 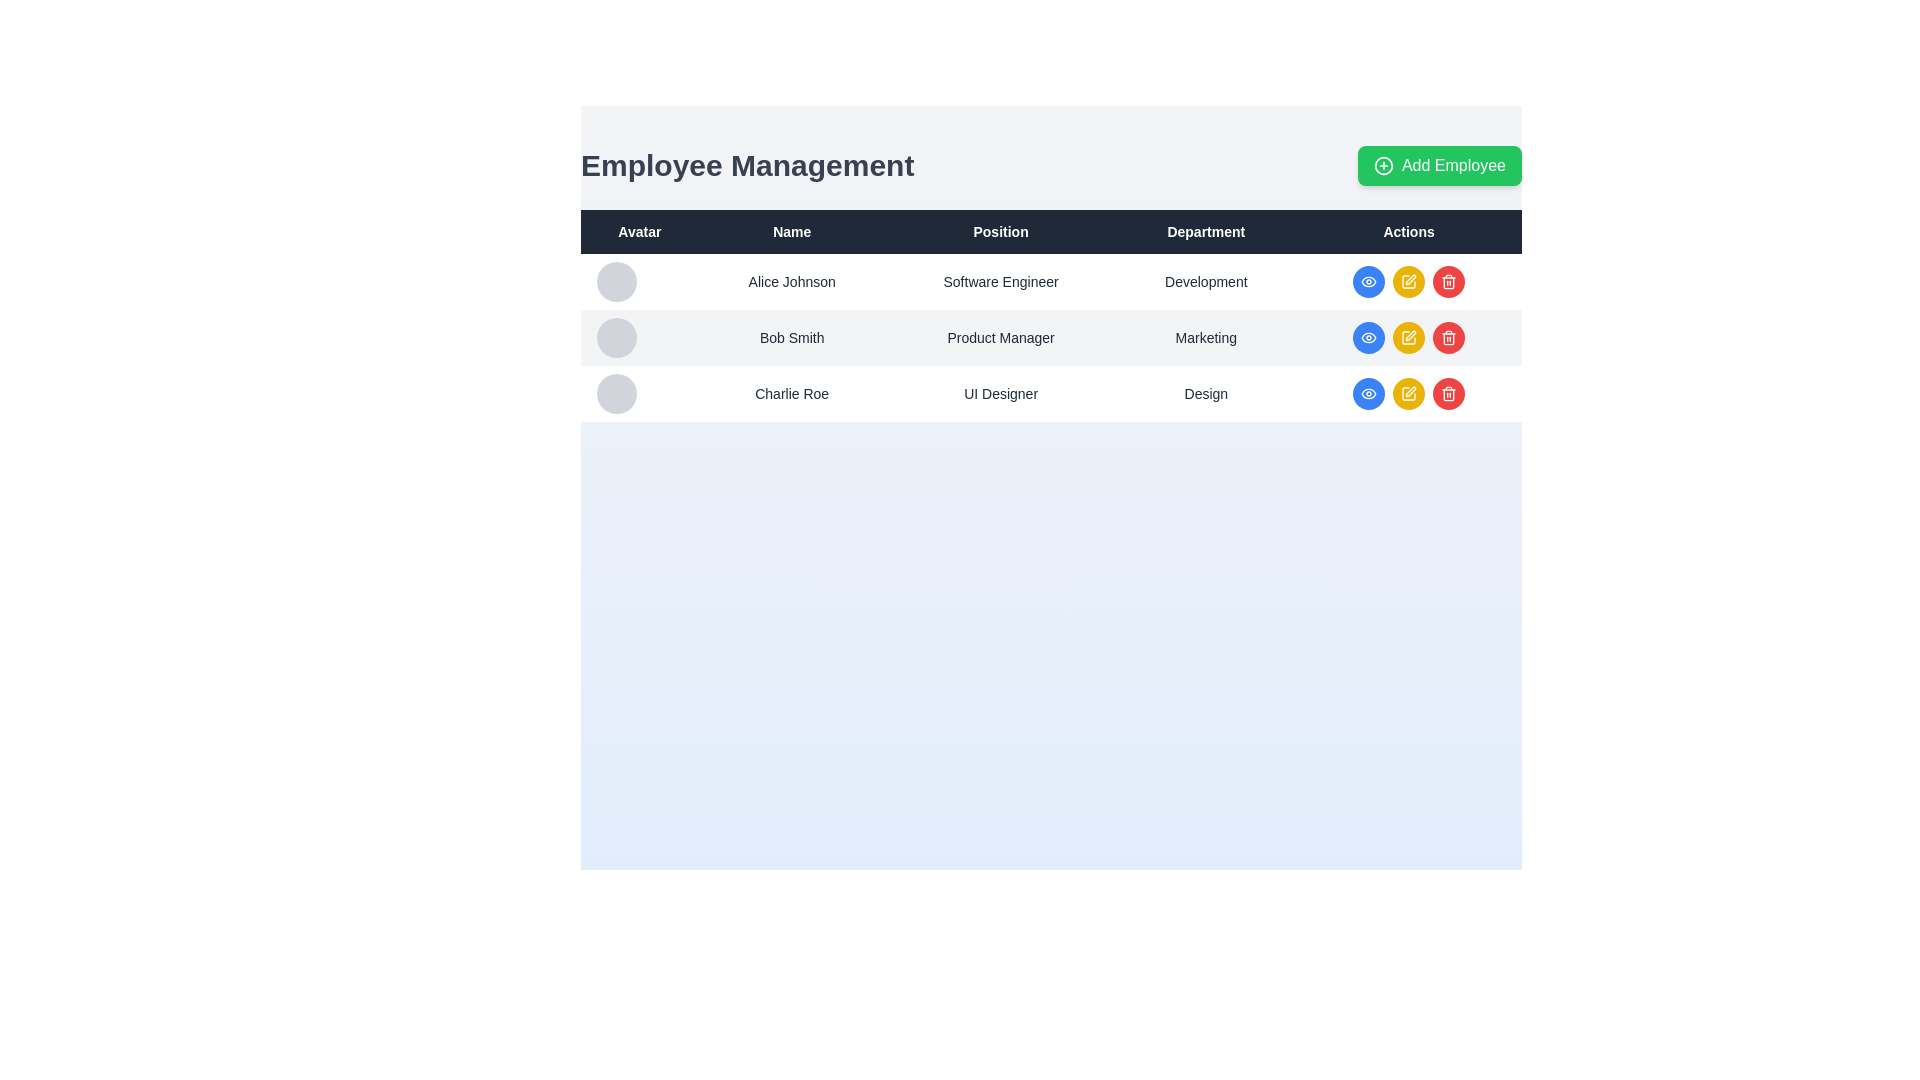 I want to click on the pen icon located in the 'Actions' column of the last row in the employee table, which is styled with 'currentColor' fill, so click(x=1410, y=392).